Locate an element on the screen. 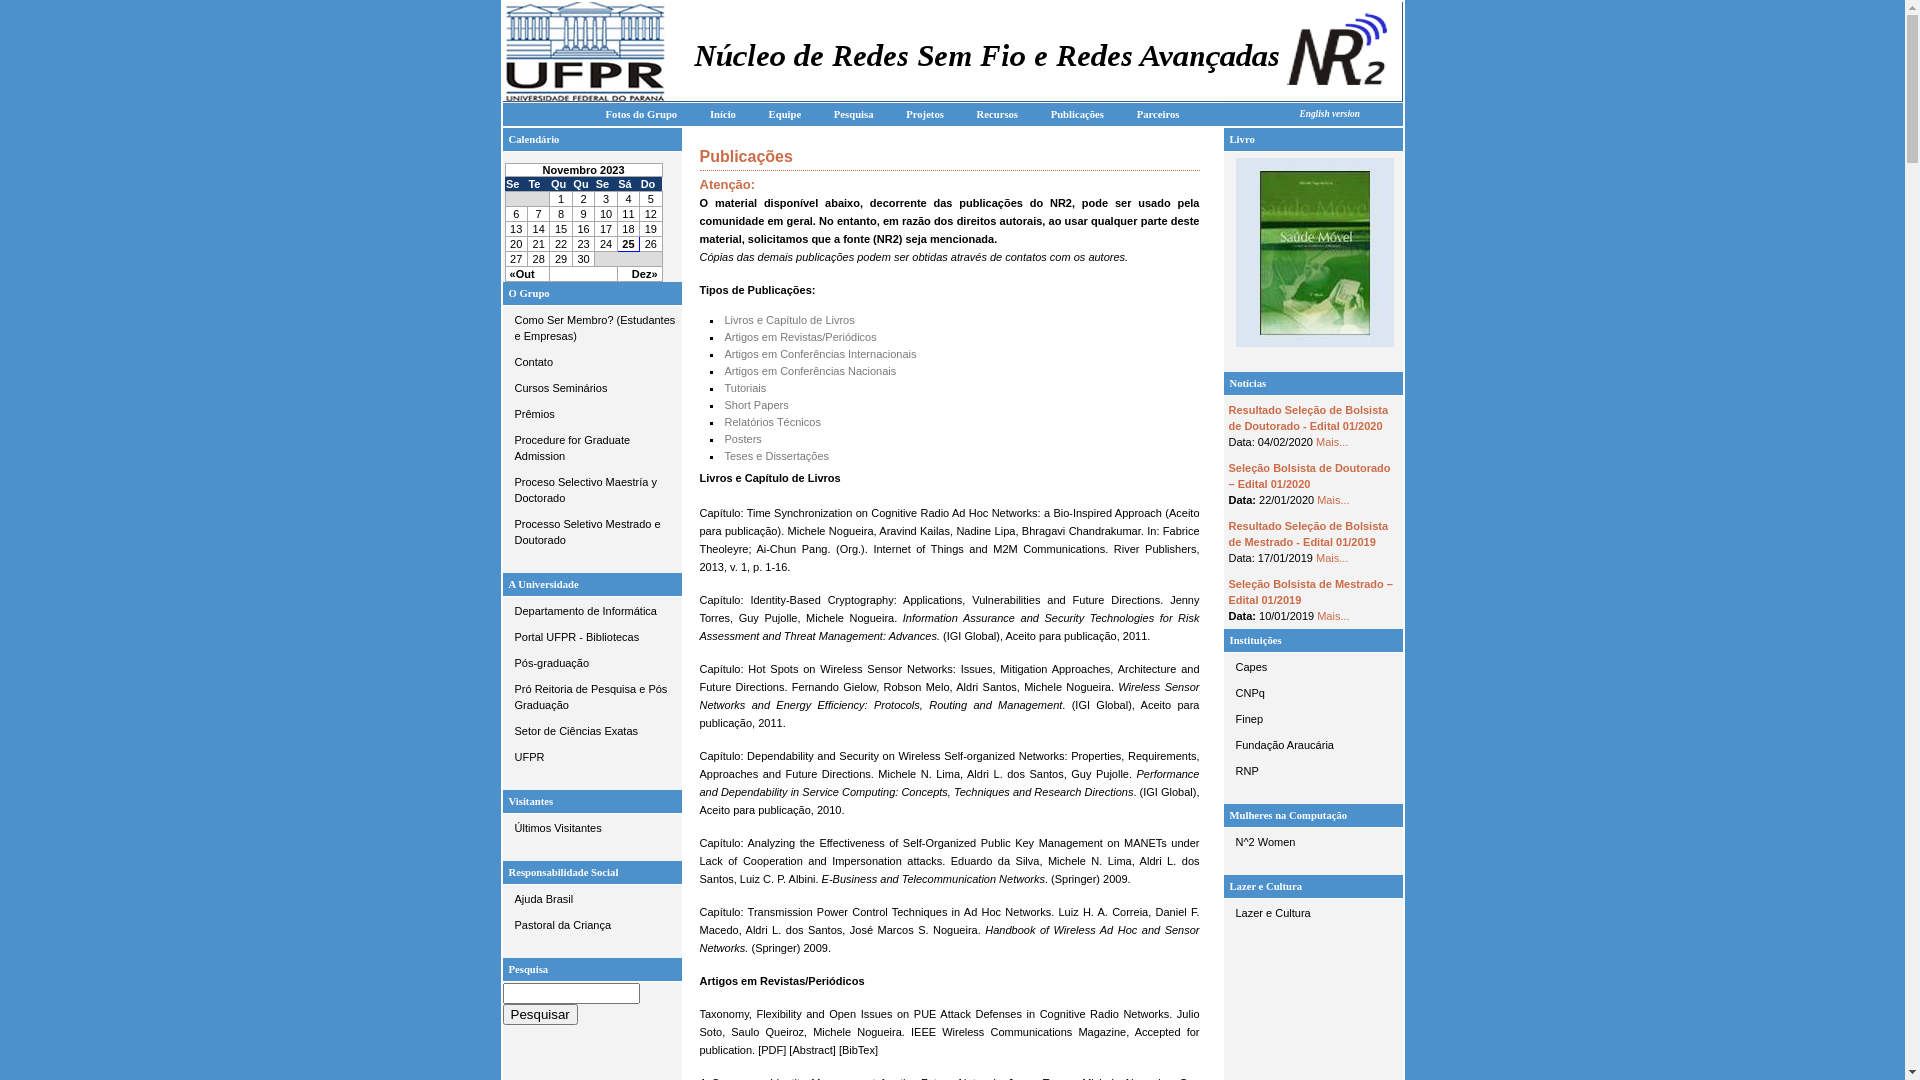 The width and height of the screenshot is (1920, 1080). 'UFPR' is located at coordinates (590, 756).